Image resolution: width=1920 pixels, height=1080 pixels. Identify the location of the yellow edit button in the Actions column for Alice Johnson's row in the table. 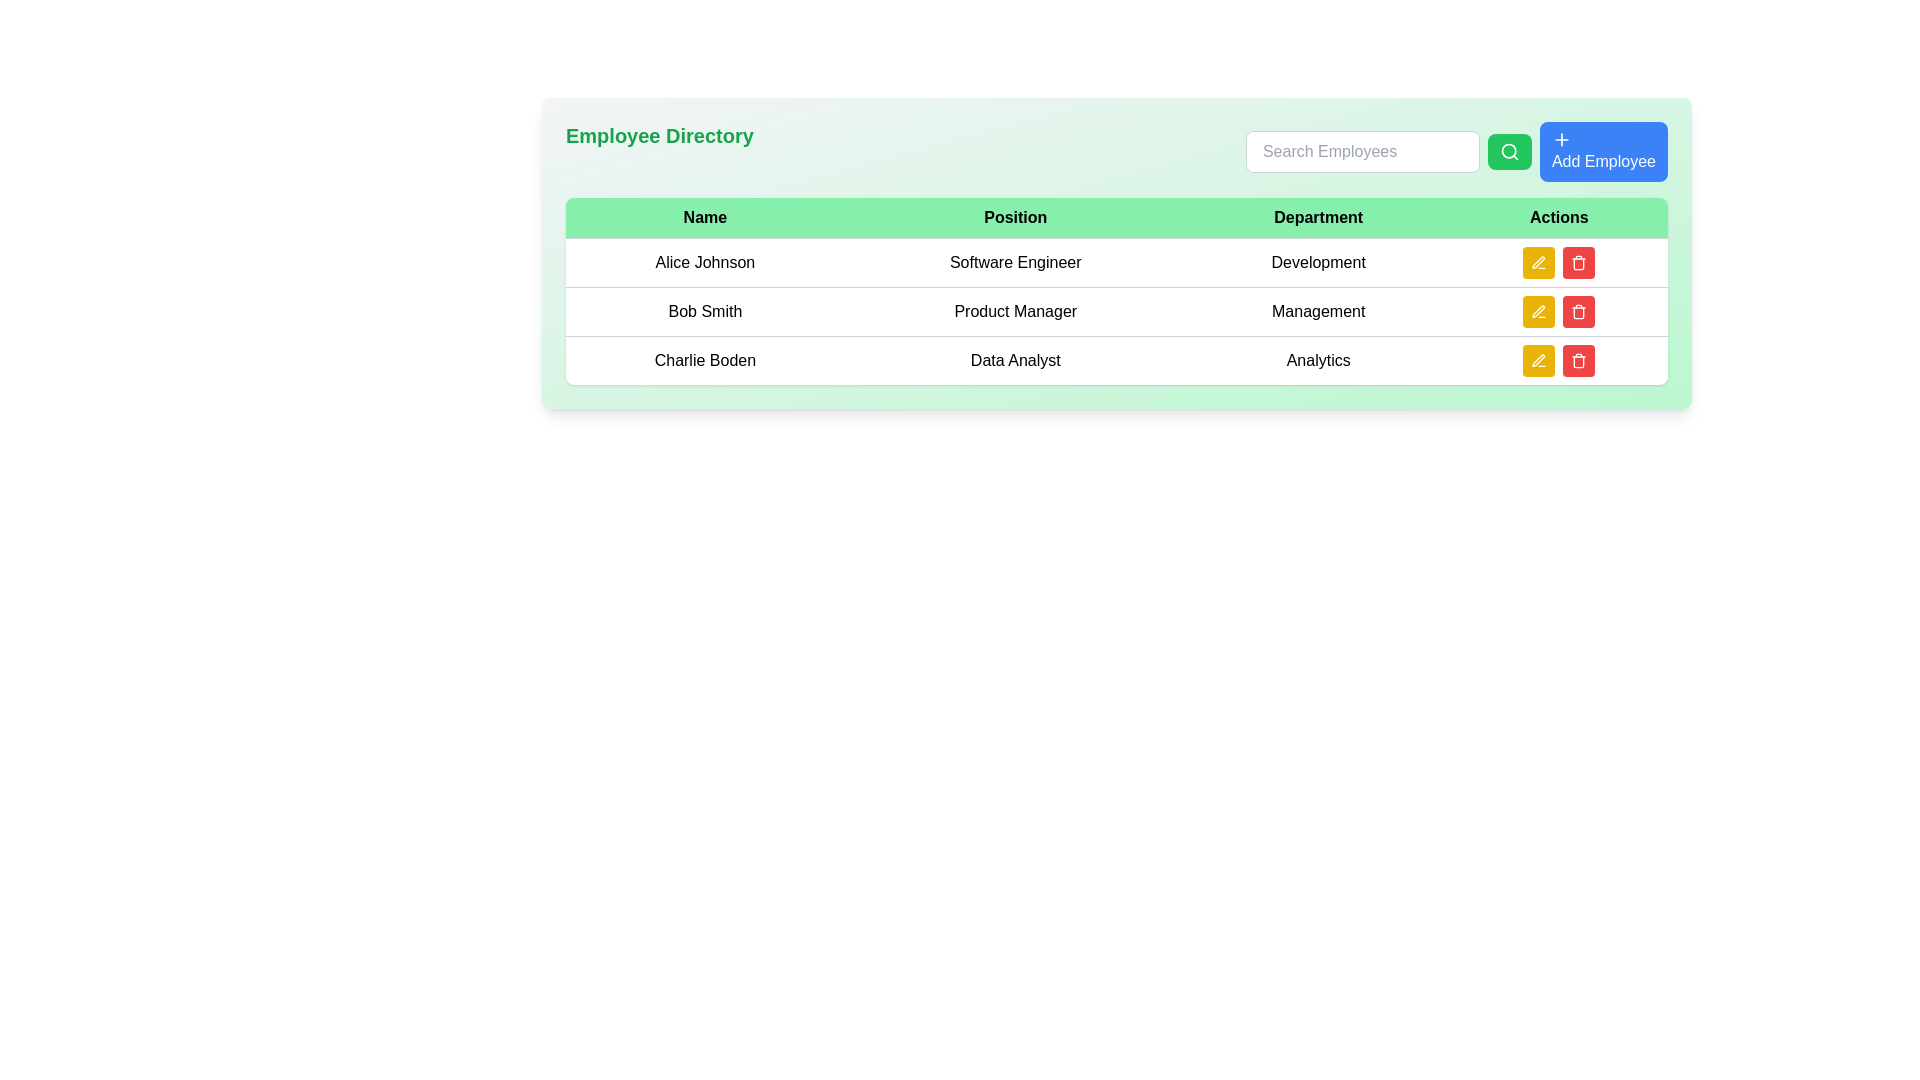
(1558, 261).